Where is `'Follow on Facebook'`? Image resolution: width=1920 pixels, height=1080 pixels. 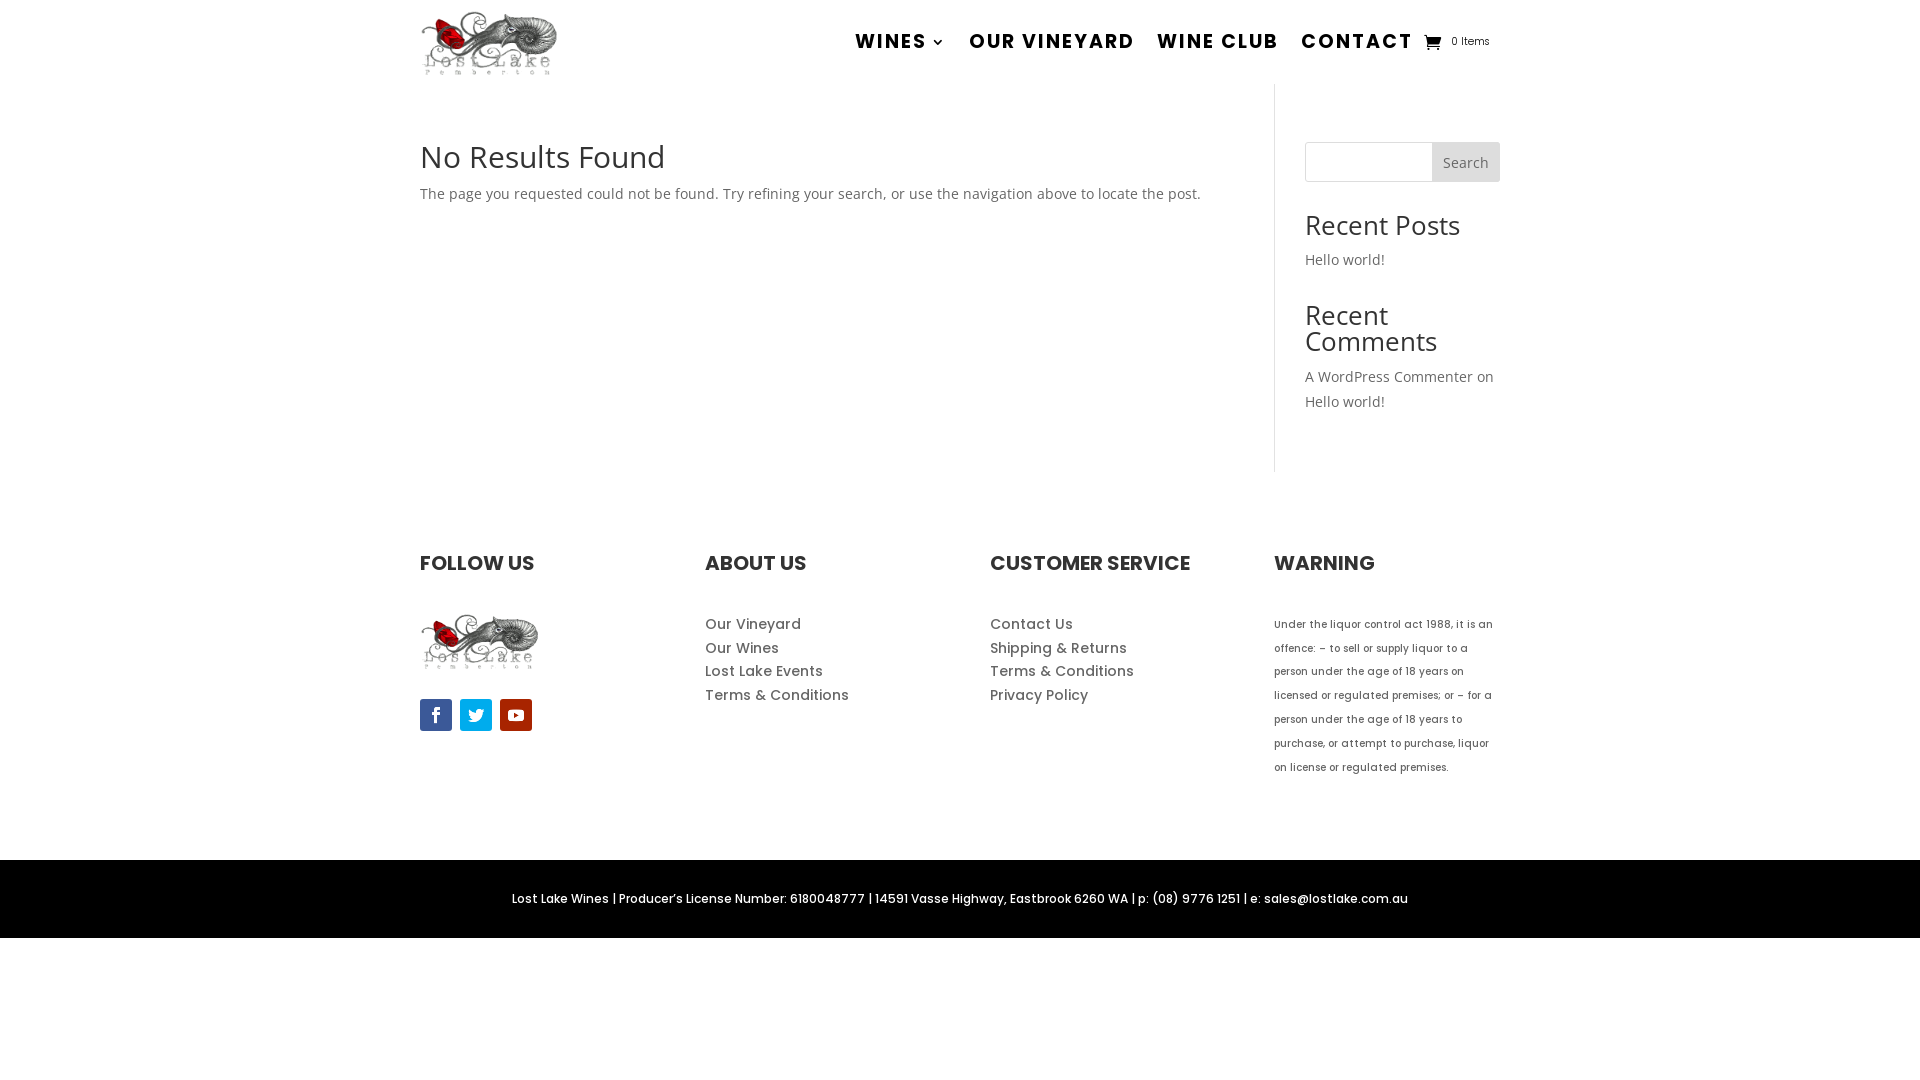
'Follow on Facebook' is located at coordinates (435, 713).